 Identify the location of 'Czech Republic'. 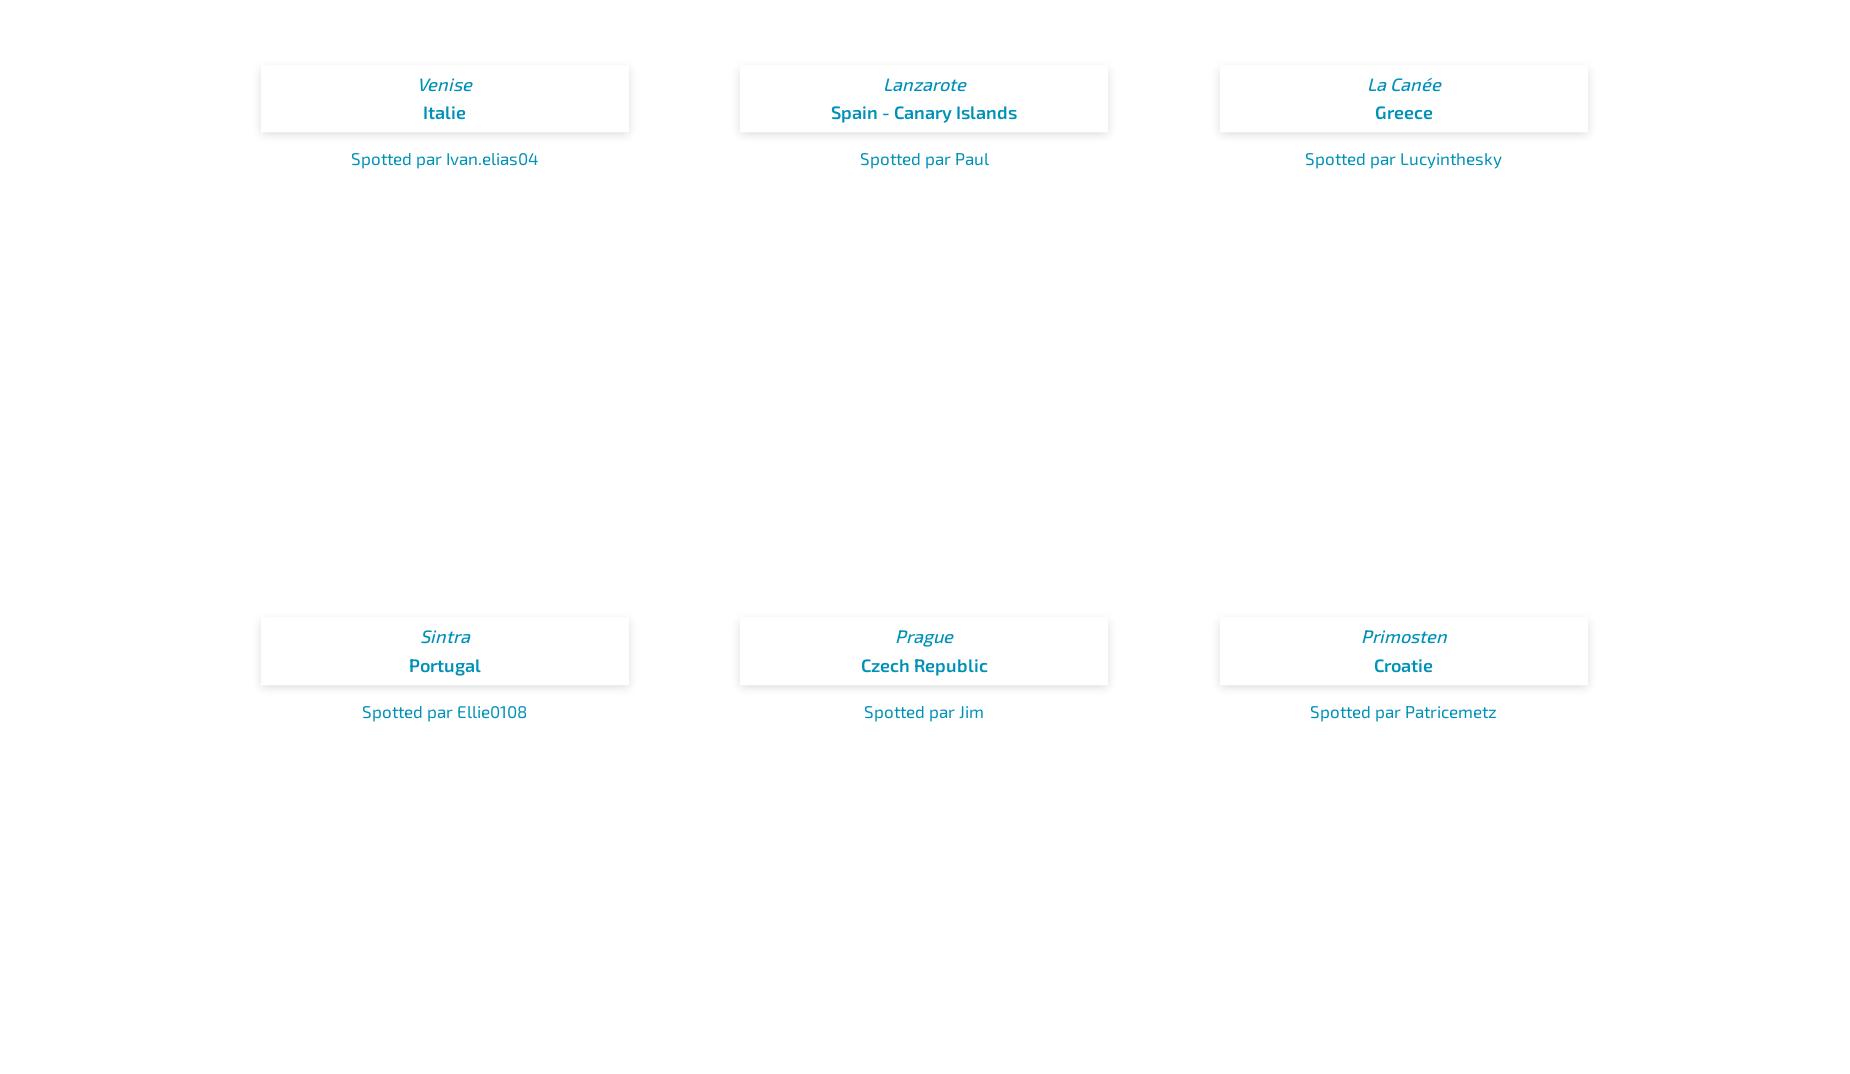
(860, 664).